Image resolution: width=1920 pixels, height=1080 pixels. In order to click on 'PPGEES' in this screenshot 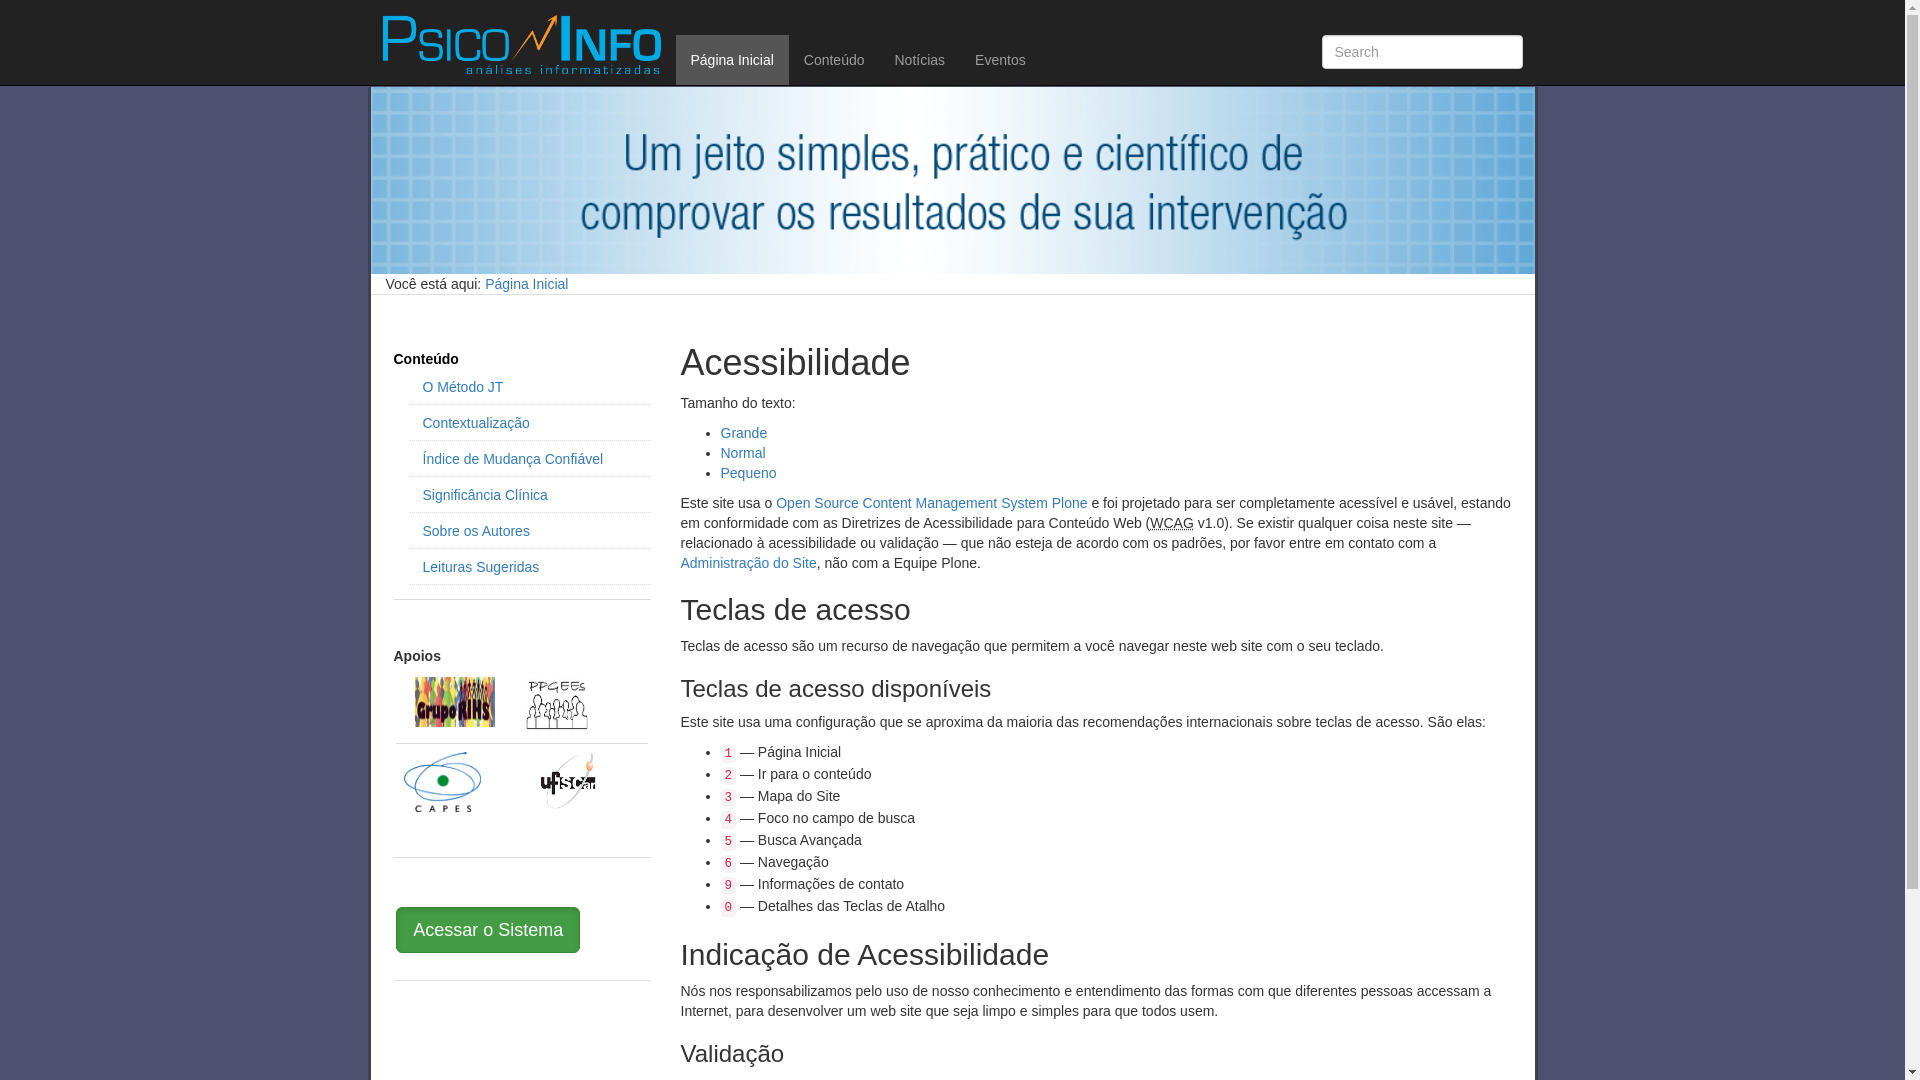, I will do `click(556, 704)`.